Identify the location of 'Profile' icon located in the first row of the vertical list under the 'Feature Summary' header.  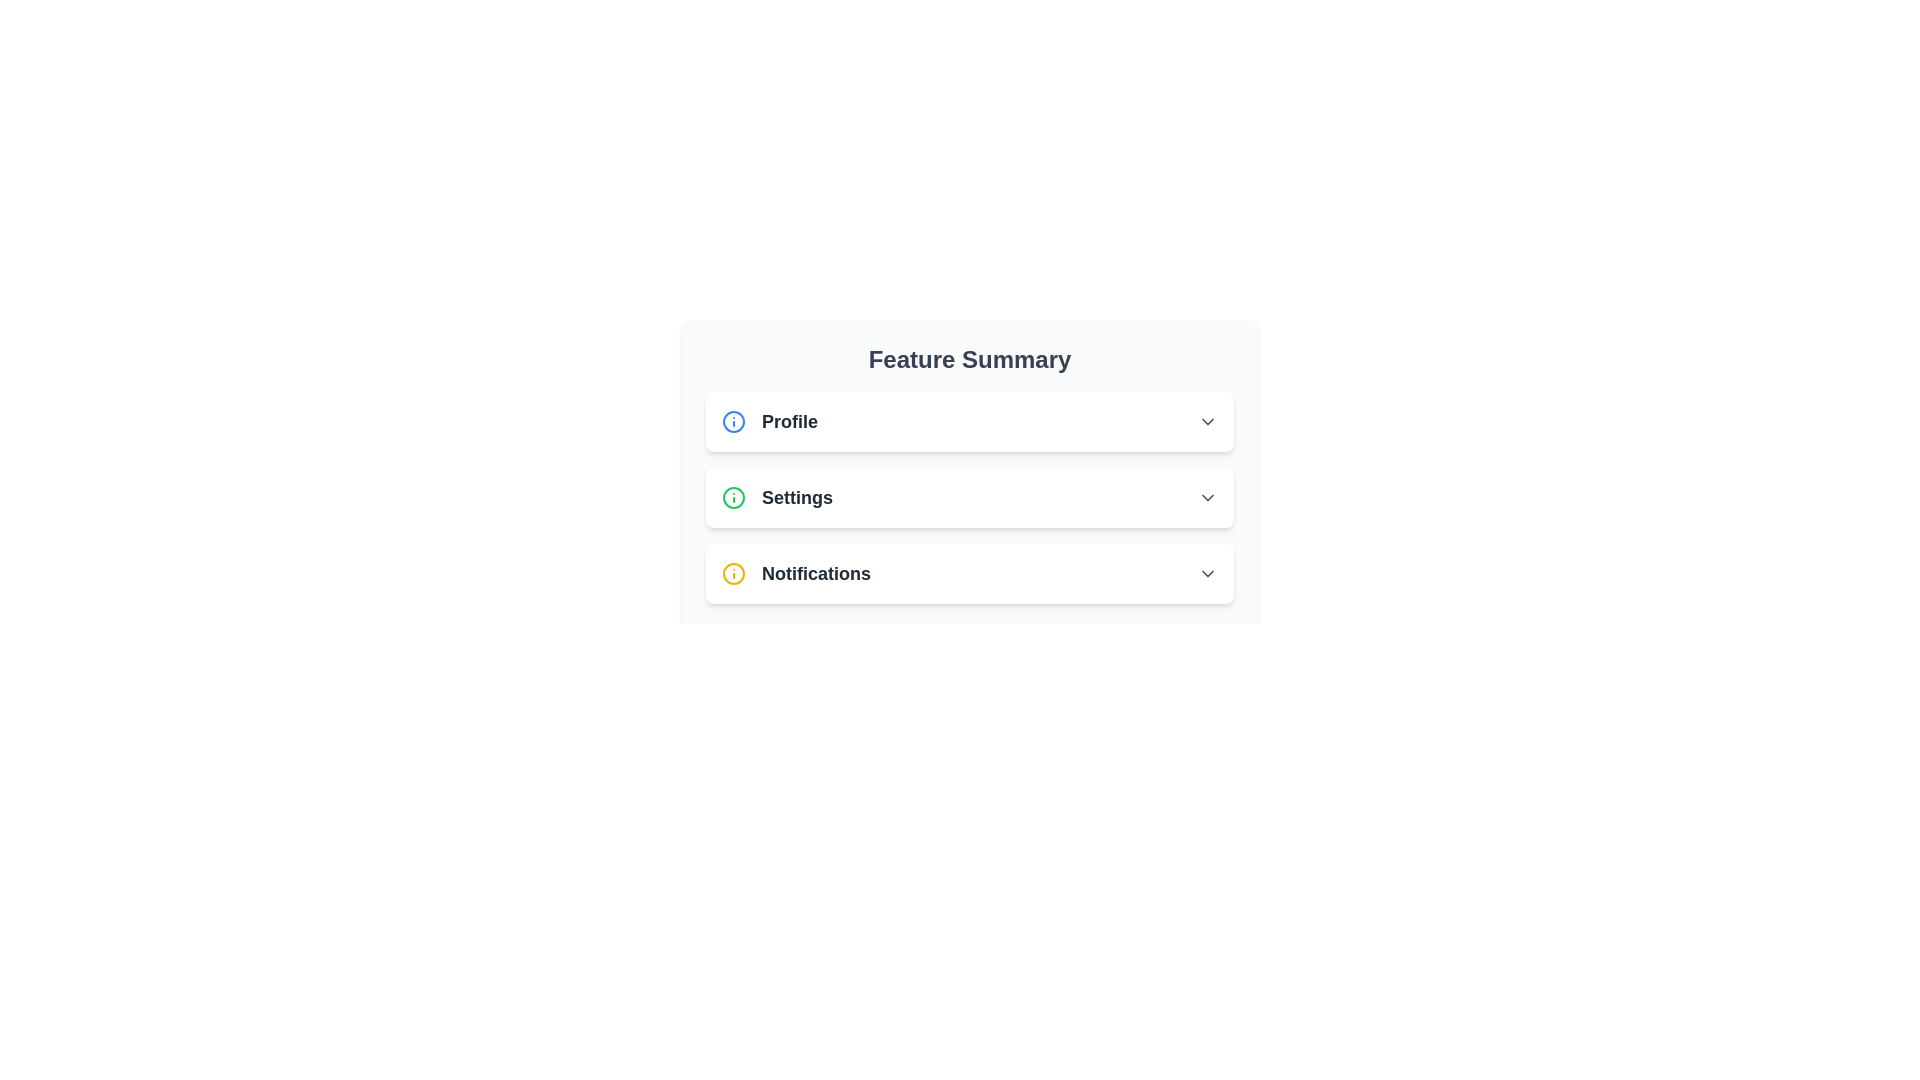
(733, 420).